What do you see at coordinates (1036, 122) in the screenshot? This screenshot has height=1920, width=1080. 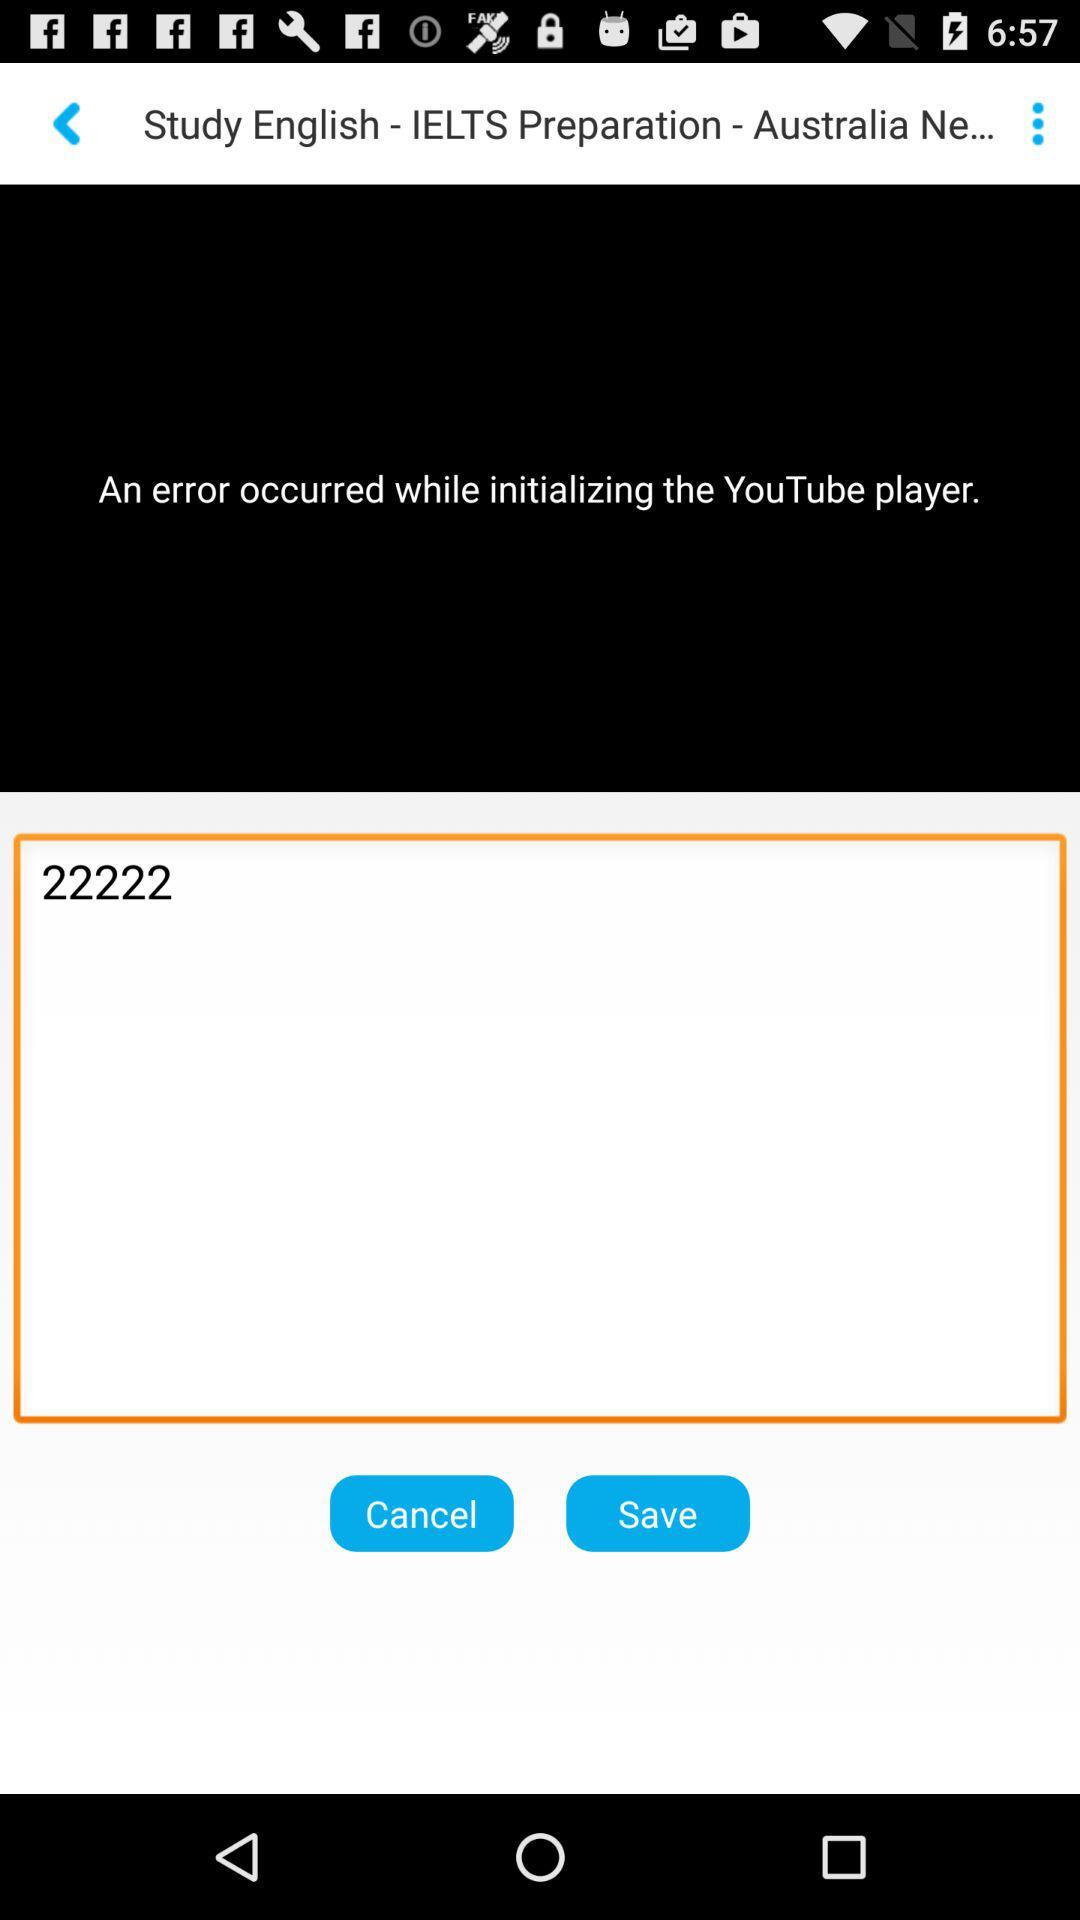 I see `get more info` at bounding box center [1036, 122].